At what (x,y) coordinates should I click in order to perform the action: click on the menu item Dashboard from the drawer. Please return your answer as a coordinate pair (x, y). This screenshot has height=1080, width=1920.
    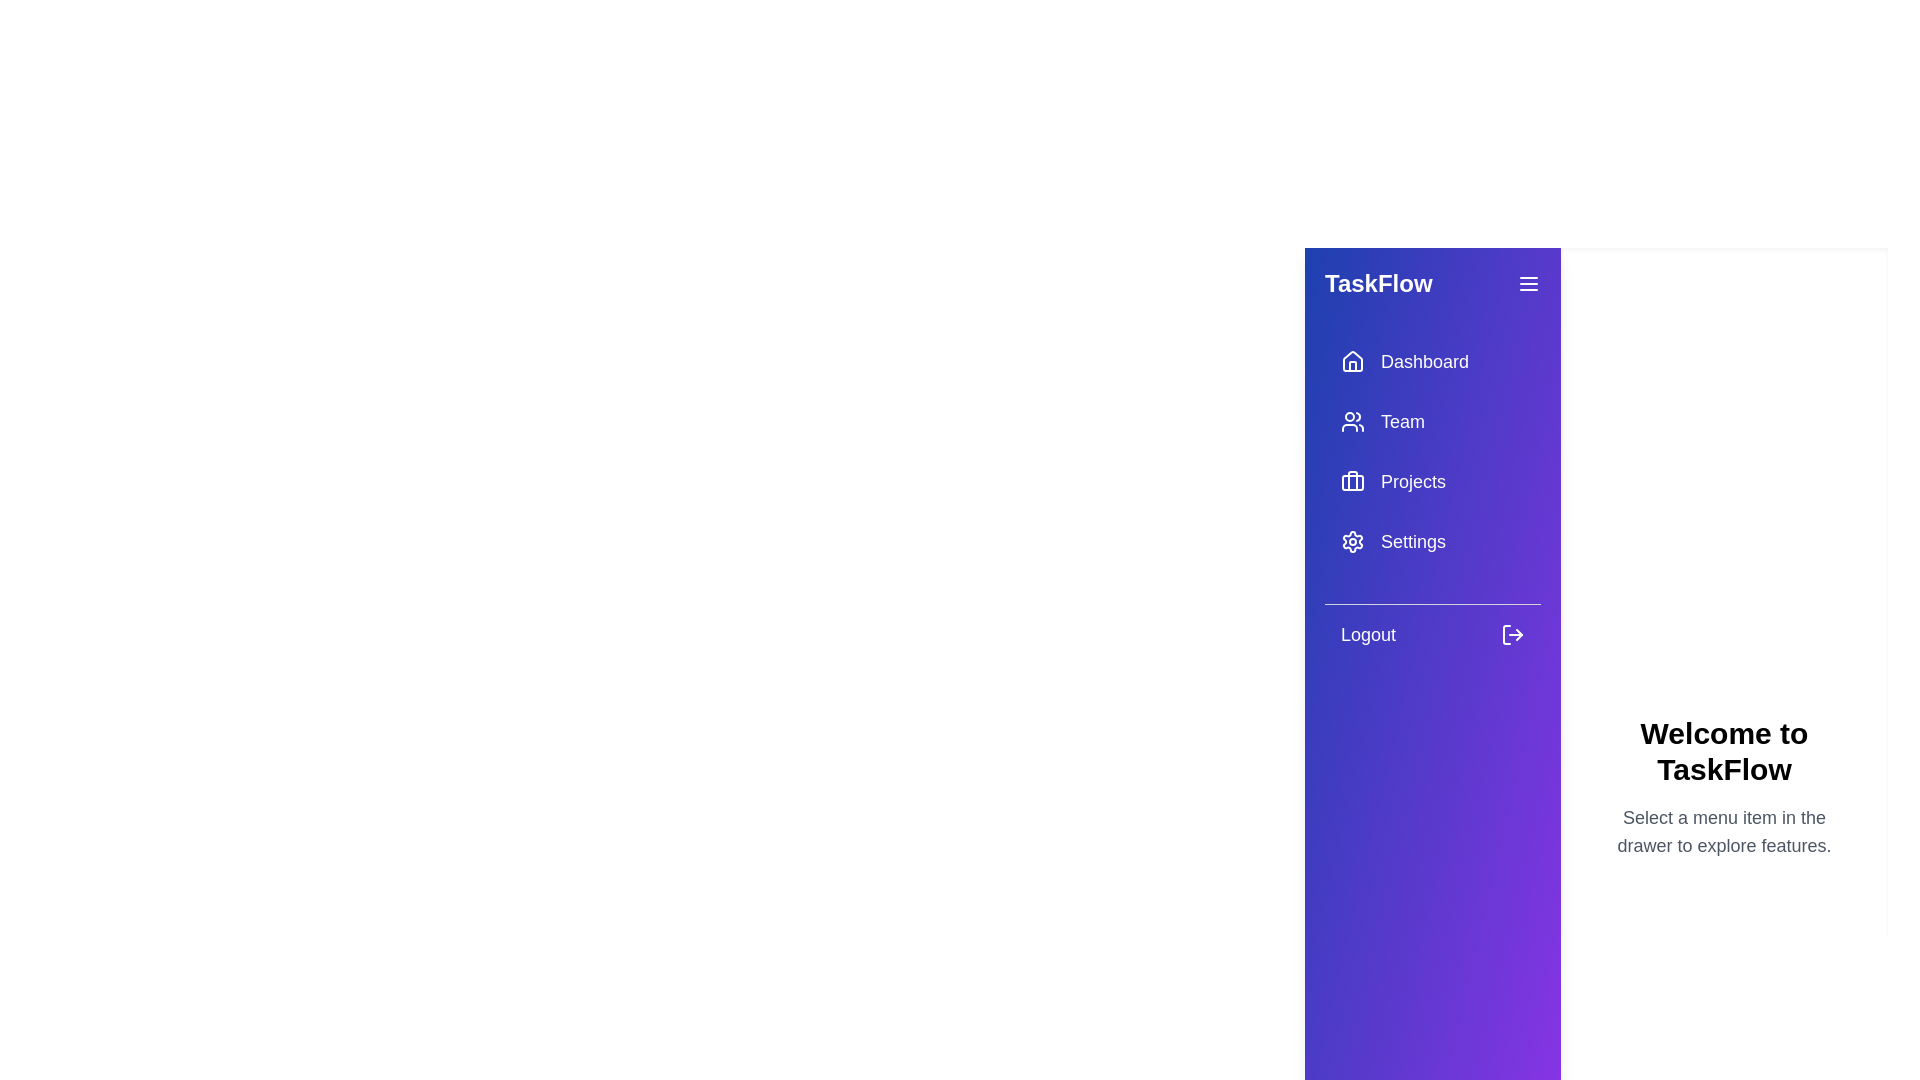
    Looking at the image, I should click on (1432, 362).